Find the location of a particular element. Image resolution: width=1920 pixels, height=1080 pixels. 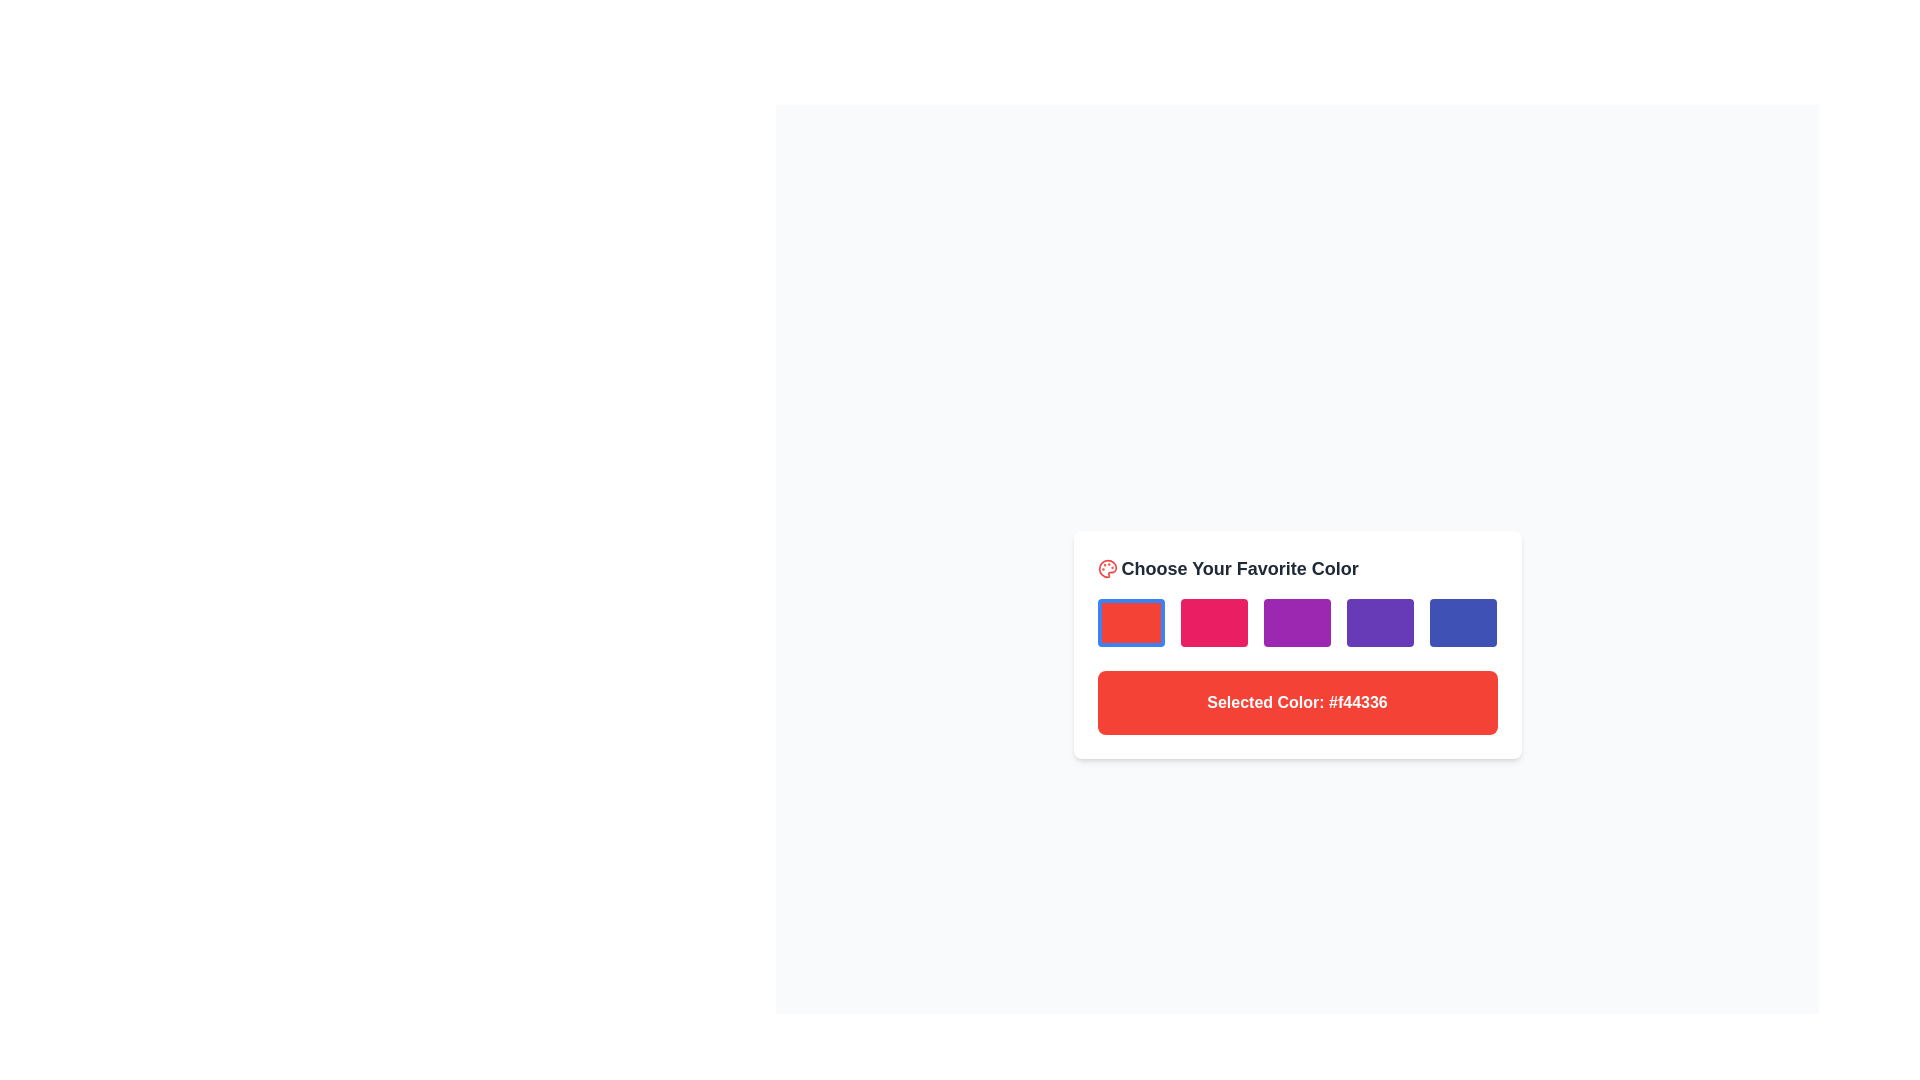

the purple color selection button located fourth from the left in the row of color buttons within the 'Choose Your Favorite Color' card is located at coordinates (1379, 622).